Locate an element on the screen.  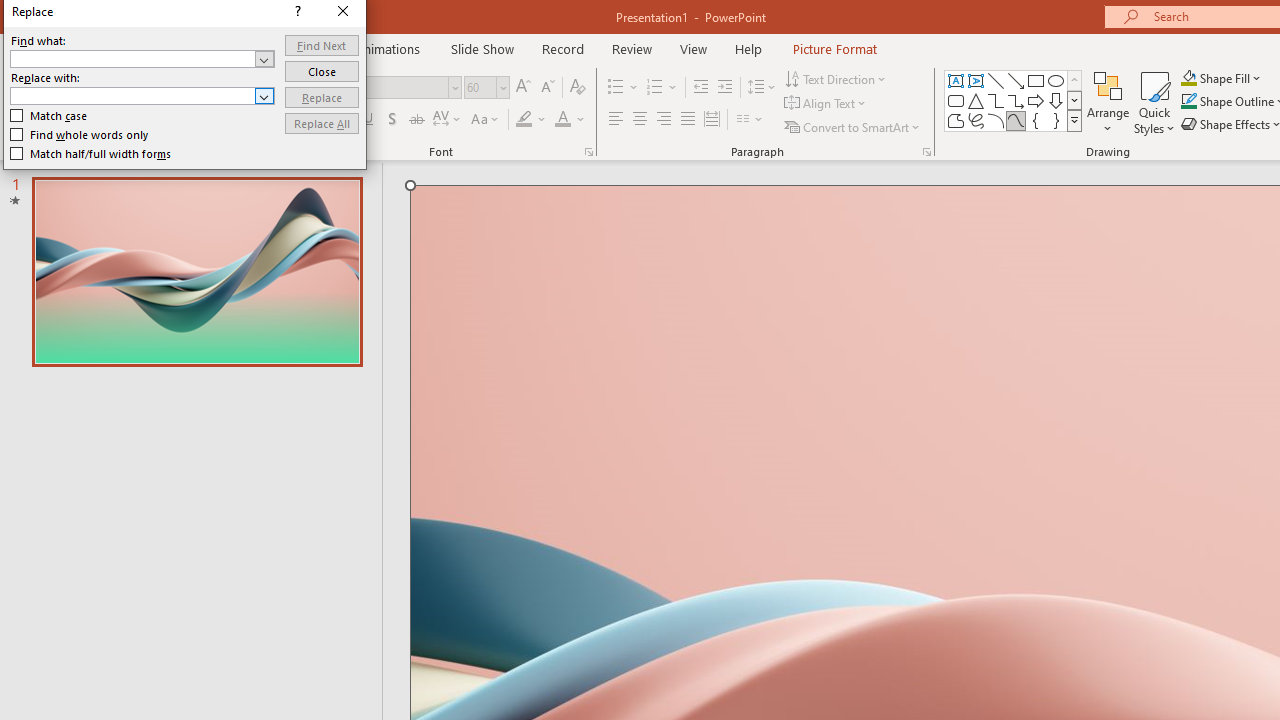
'AutomationID: ShapesInsertGallery' is located at coordinates (1014, 100).